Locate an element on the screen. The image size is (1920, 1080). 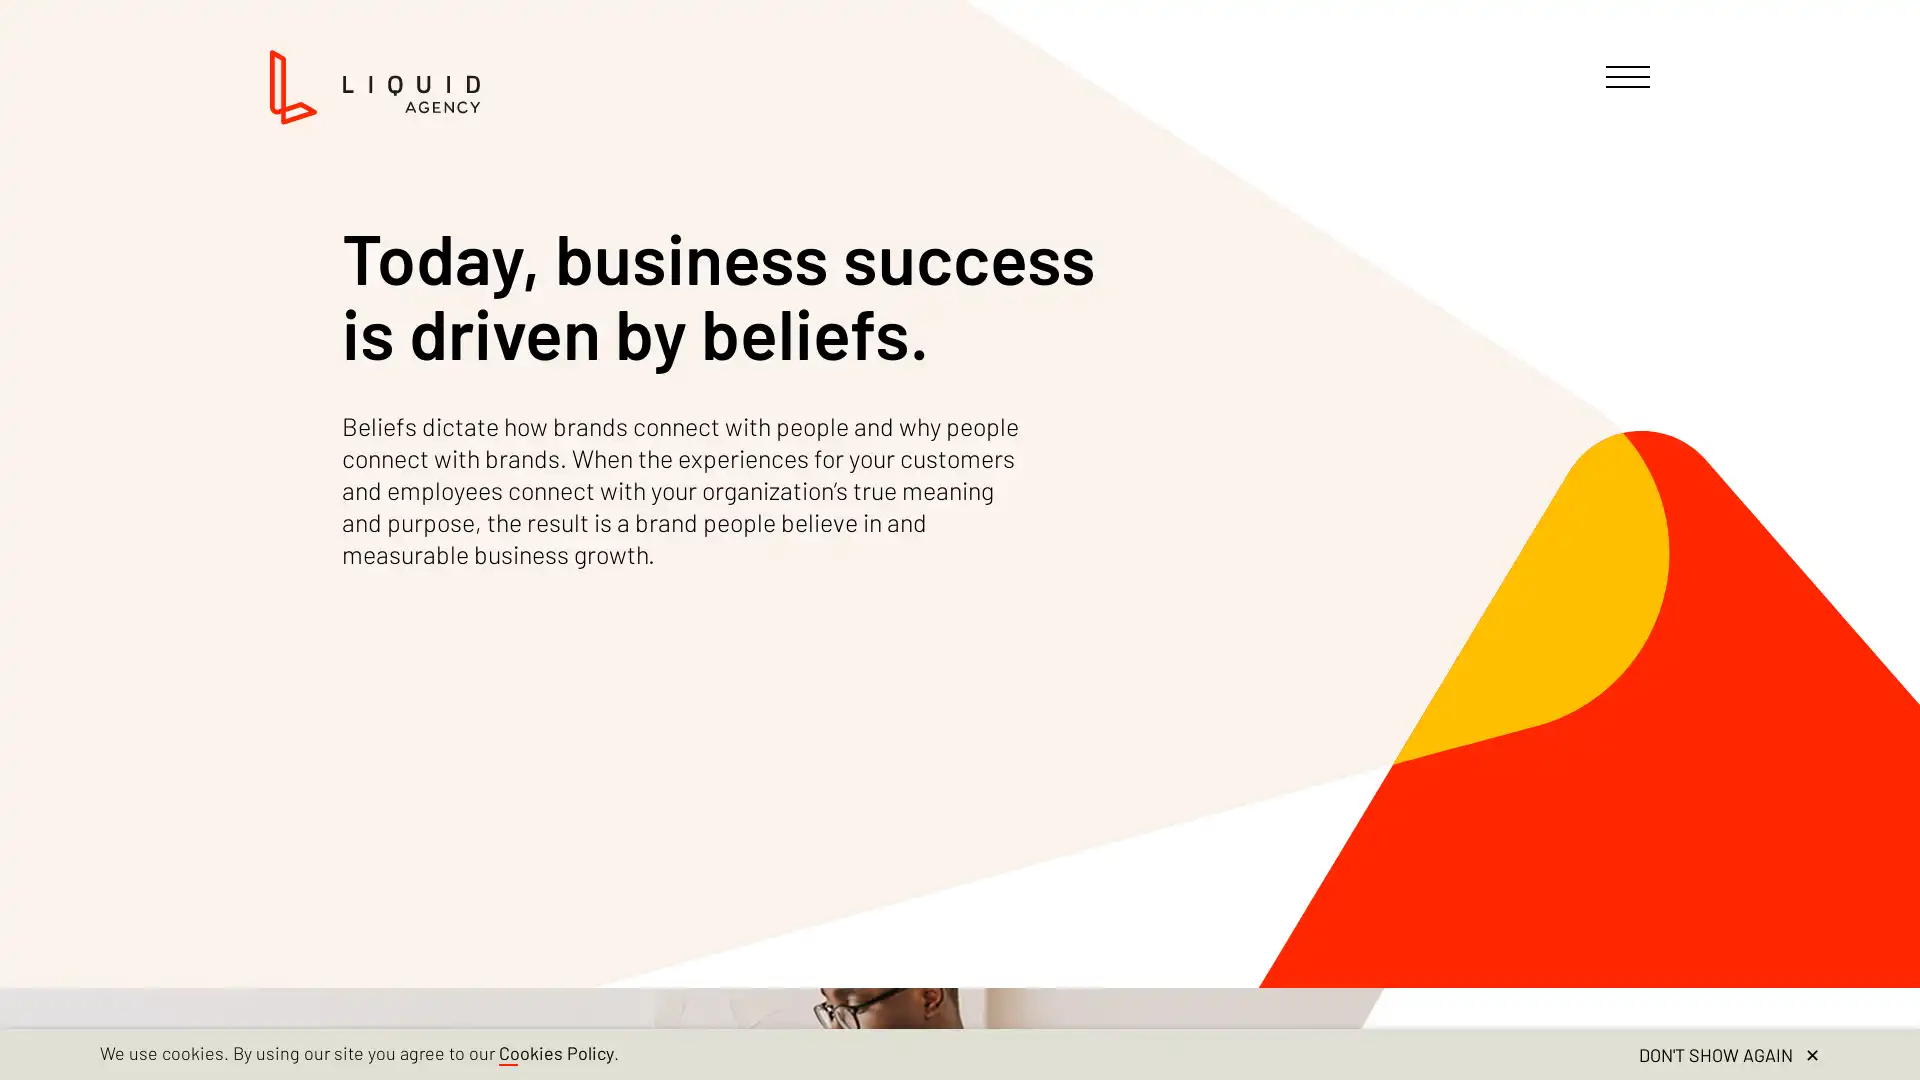
Menu is located at coordinates (1627, 76).